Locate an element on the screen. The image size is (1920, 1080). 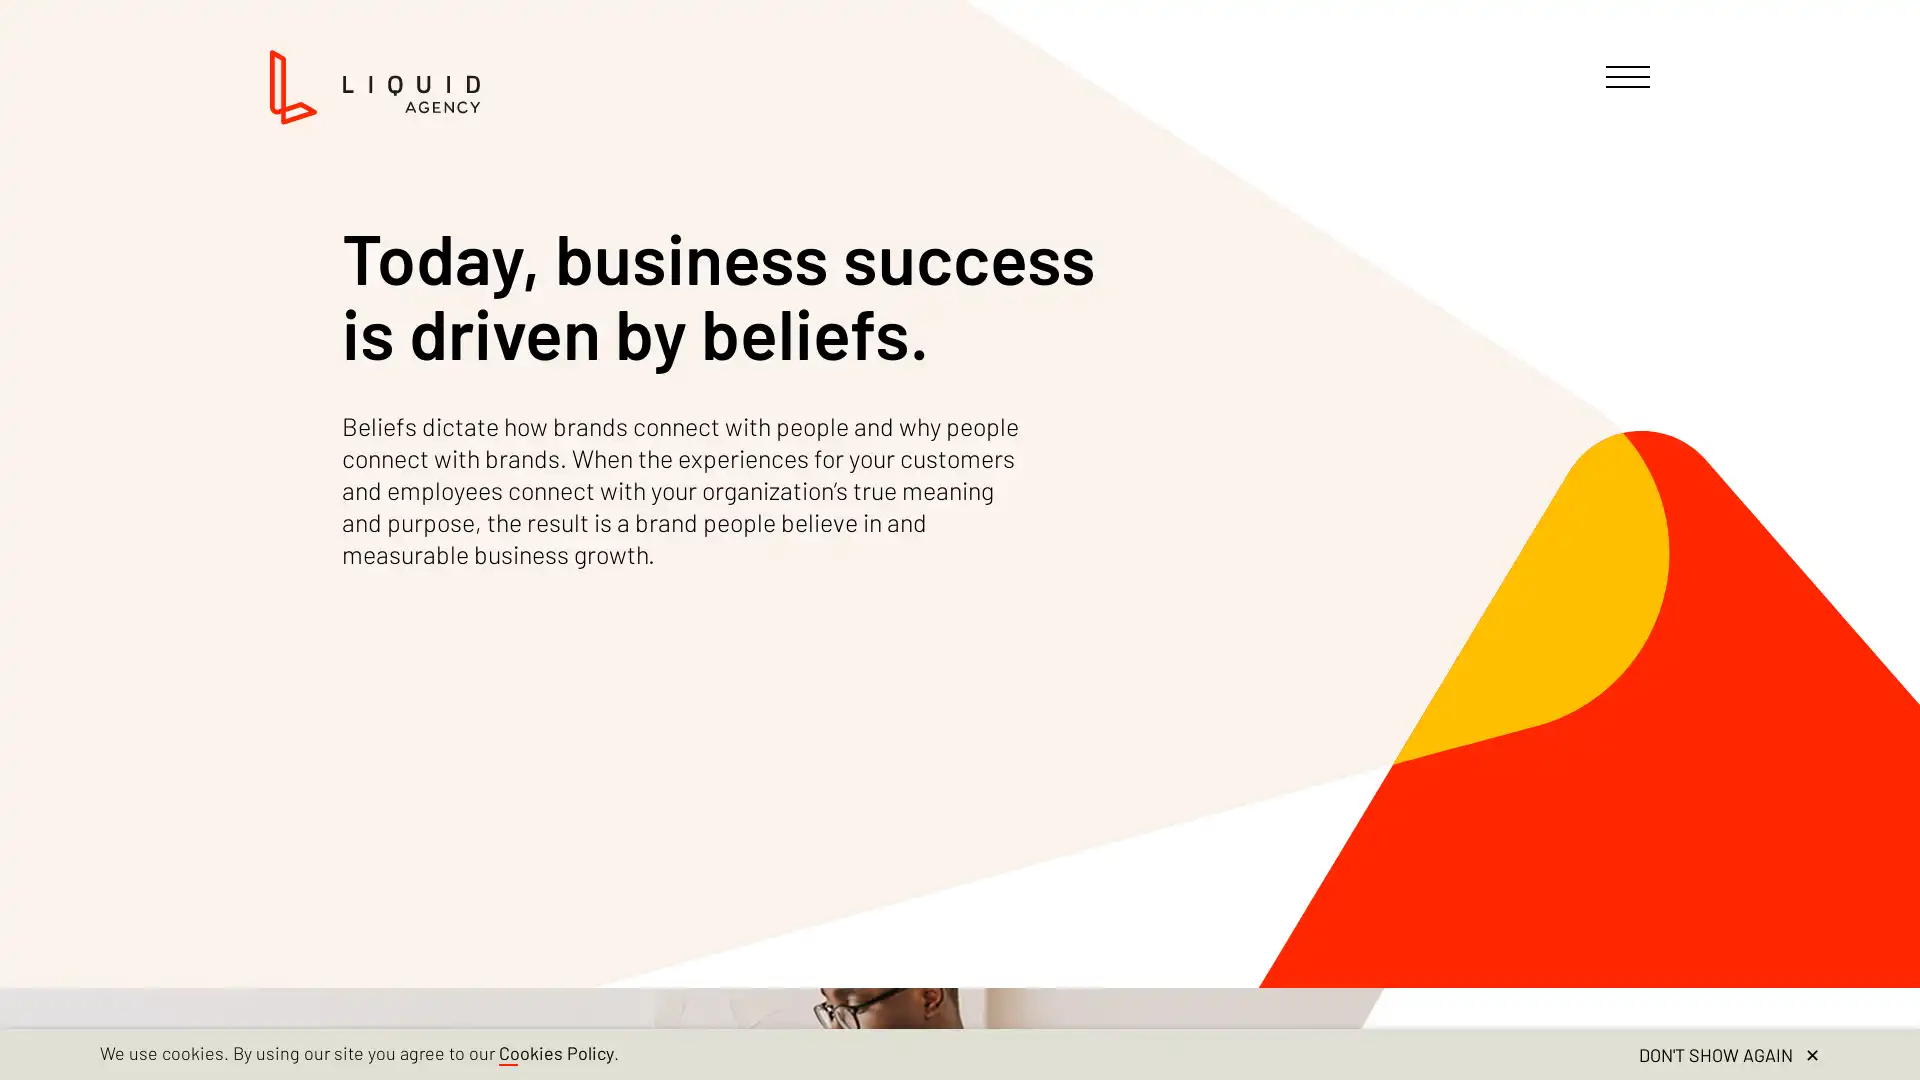
Menu is located at coordinates (1627, 76).